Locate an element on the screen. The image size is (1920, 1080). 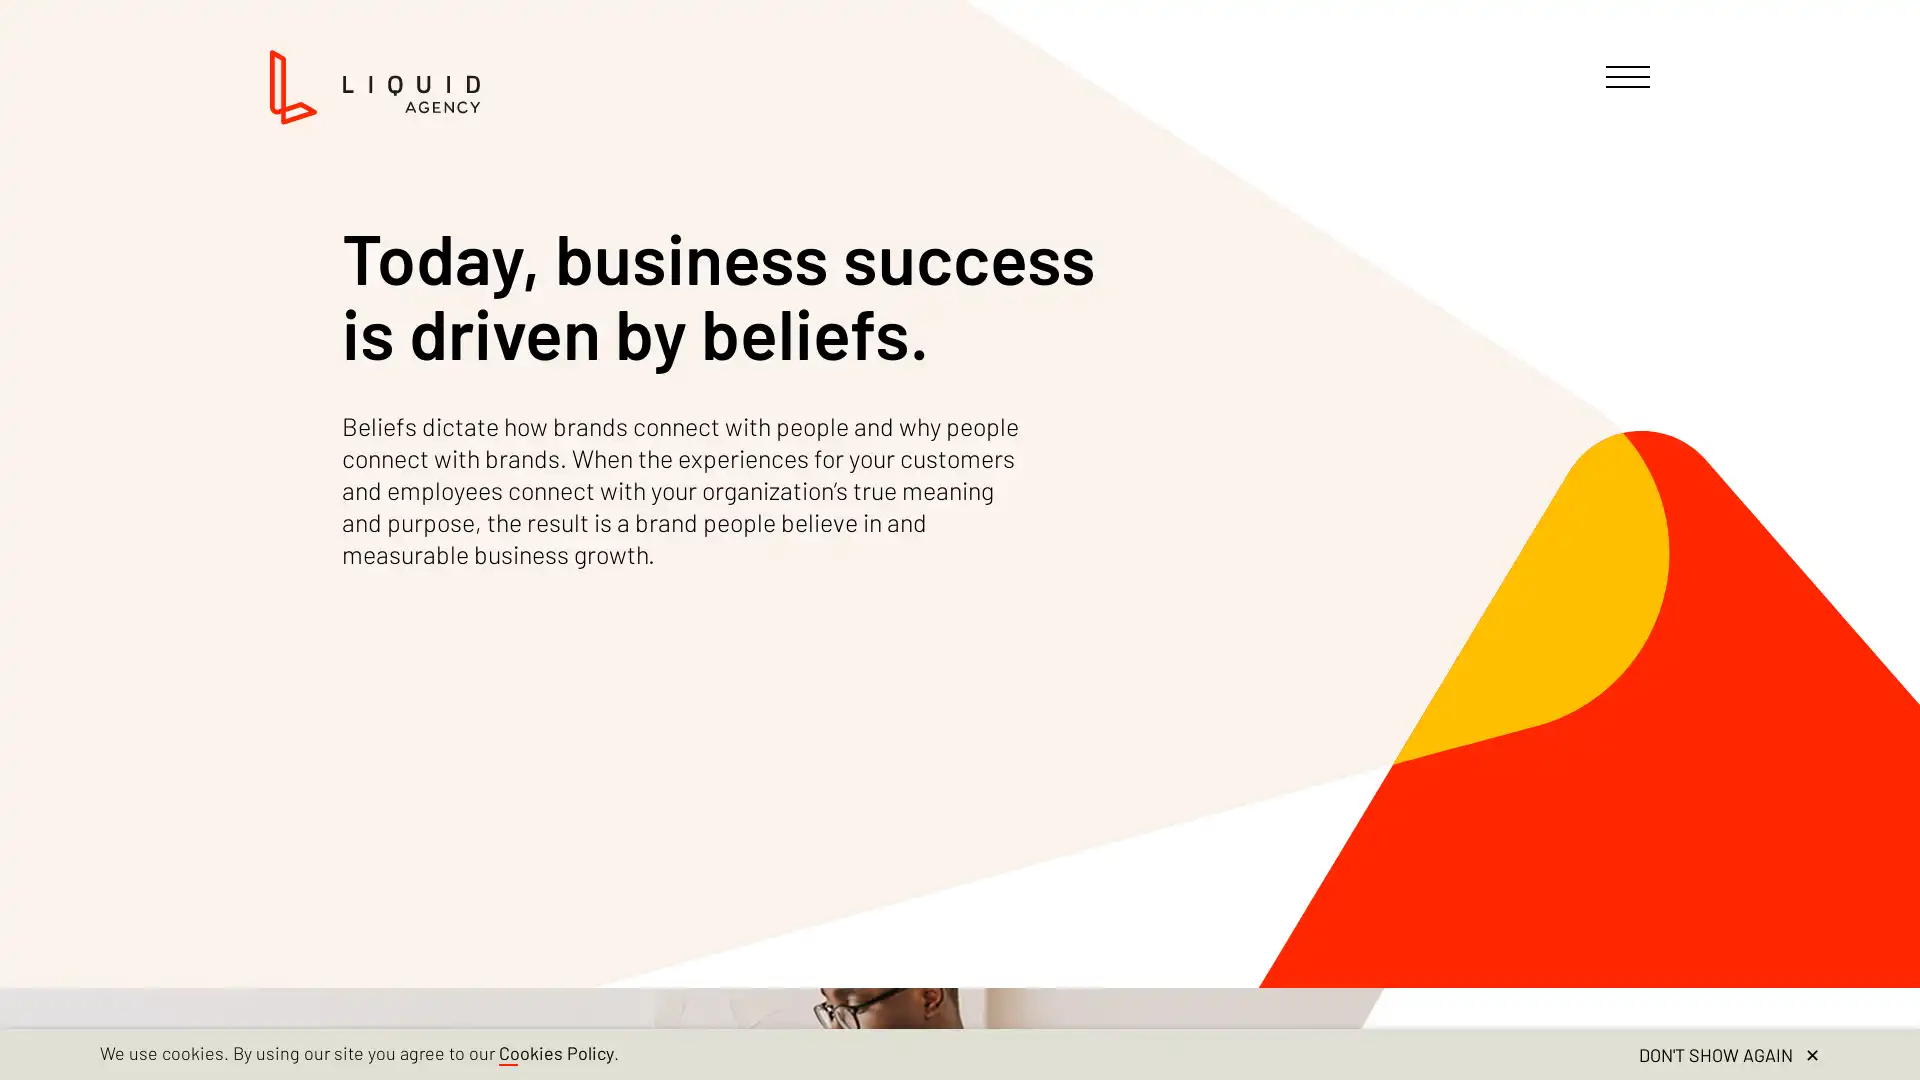
Menu is located at coordinates (1627, 76).